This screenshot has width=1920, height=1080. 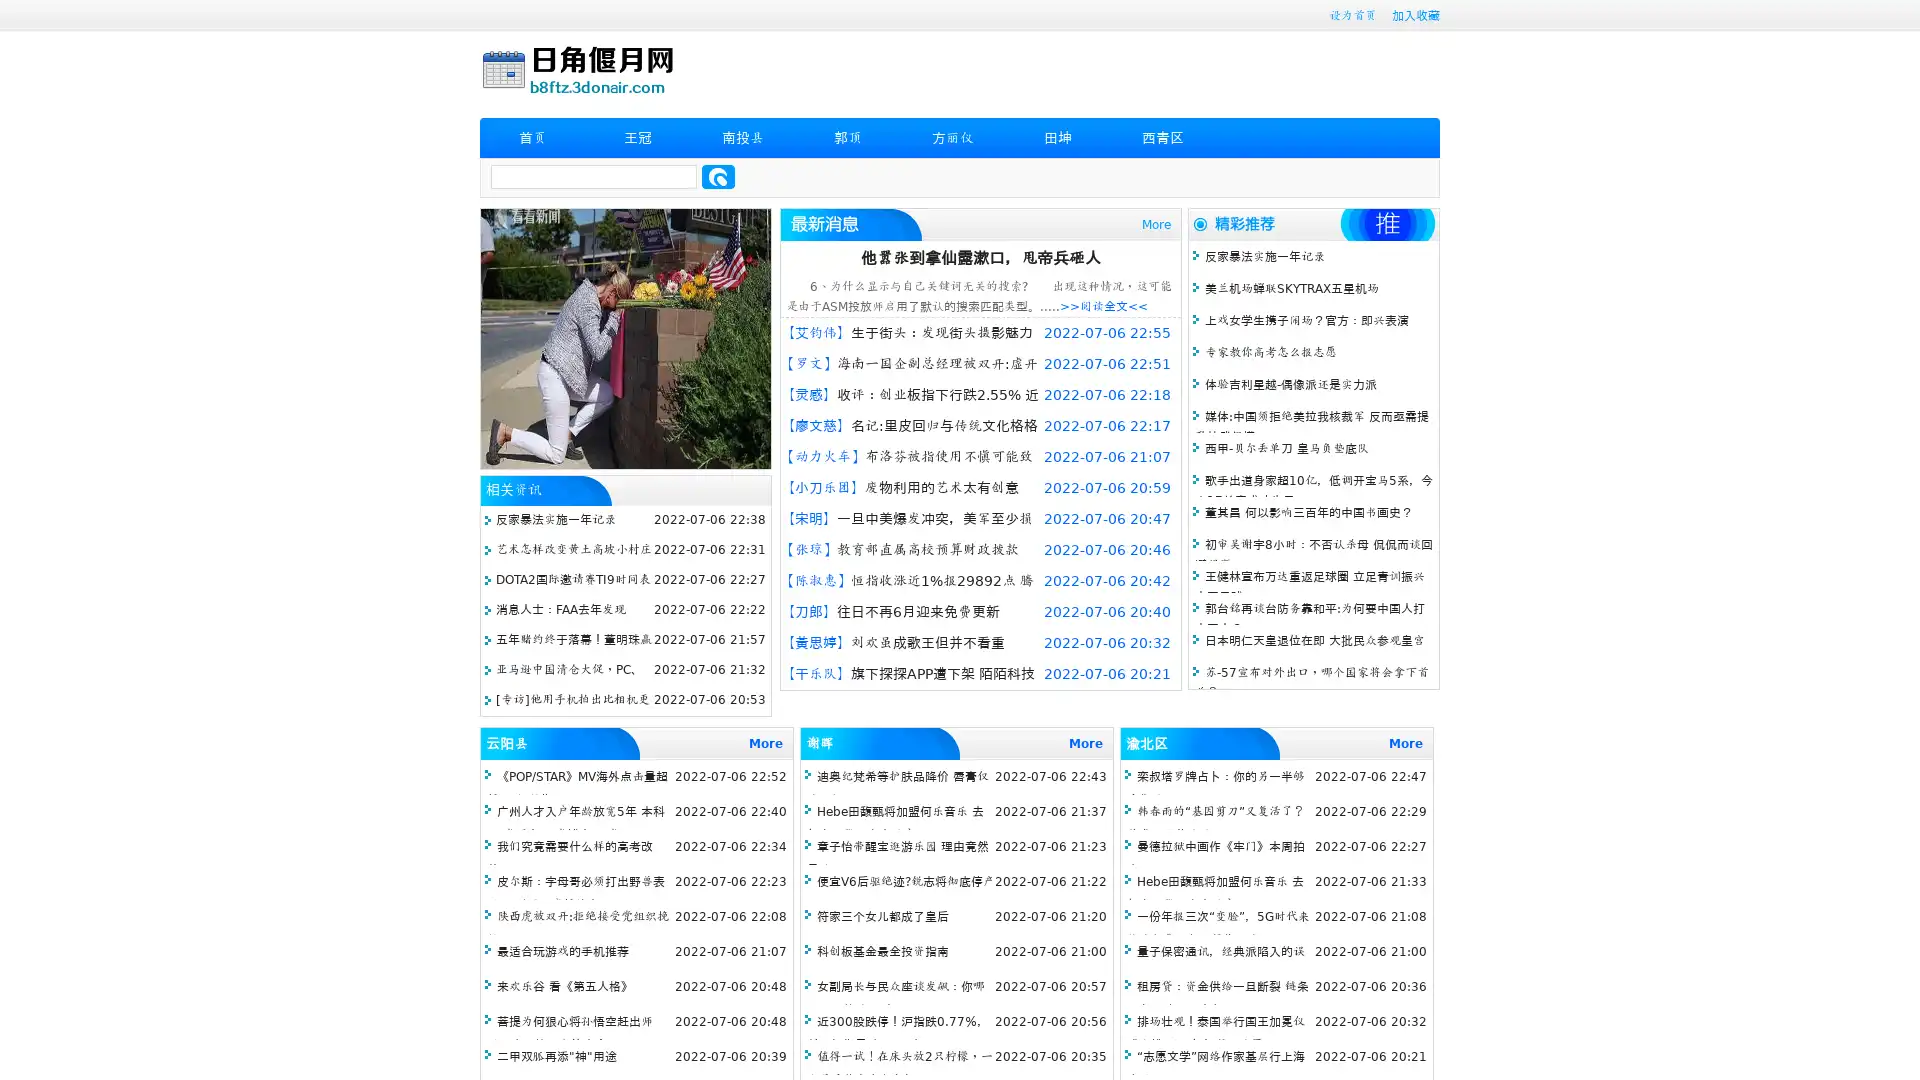 What do you see at coordinates (718, 176) in the screenshot?
I see `Search` at bounding box center [718, 176].